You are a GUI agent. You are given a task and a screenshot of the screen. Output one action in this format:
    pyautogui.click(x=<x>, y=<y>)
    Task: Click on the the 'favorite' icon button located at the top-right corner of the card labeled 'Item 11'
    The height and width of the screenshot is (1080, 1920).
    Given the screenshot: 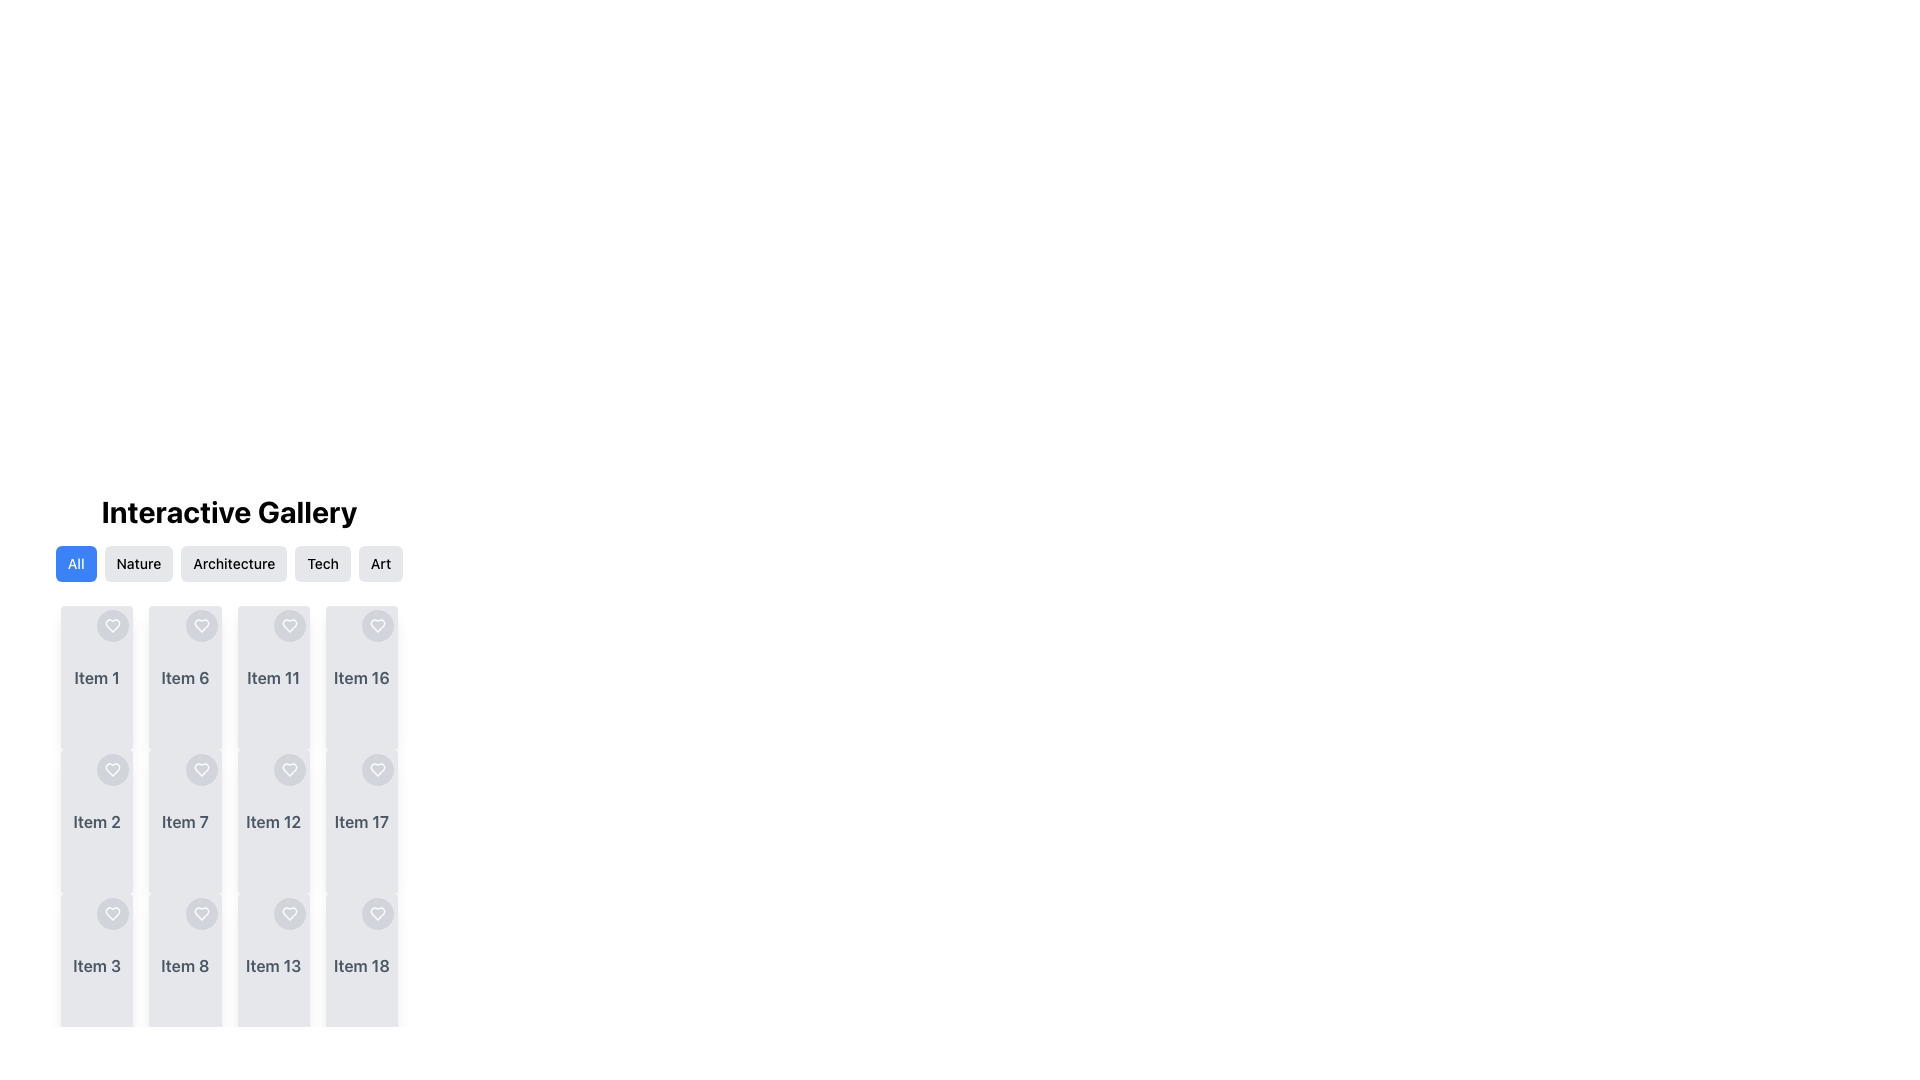 What is the action you would take?
    pyautogui.click(x=288, y=624)
    